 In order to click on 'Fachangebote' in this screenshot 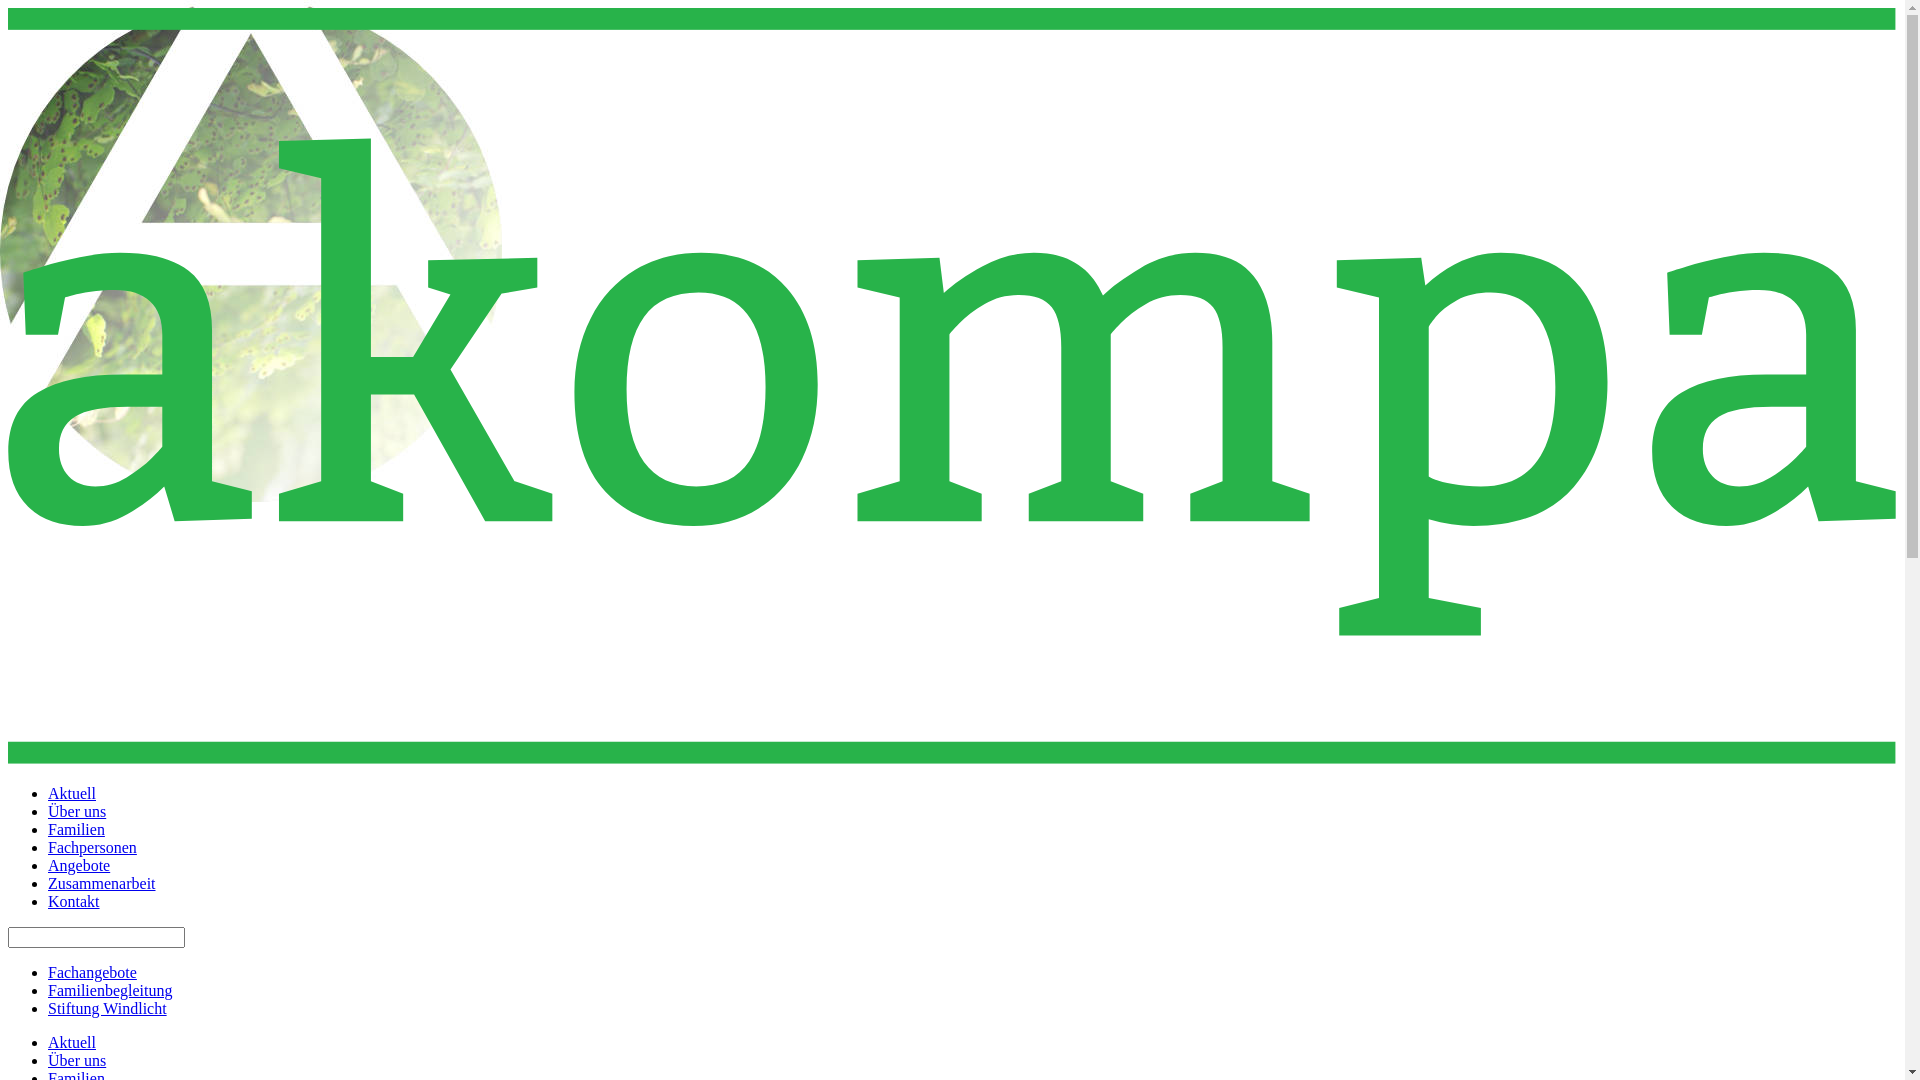, I will do `click(48, 971)`.